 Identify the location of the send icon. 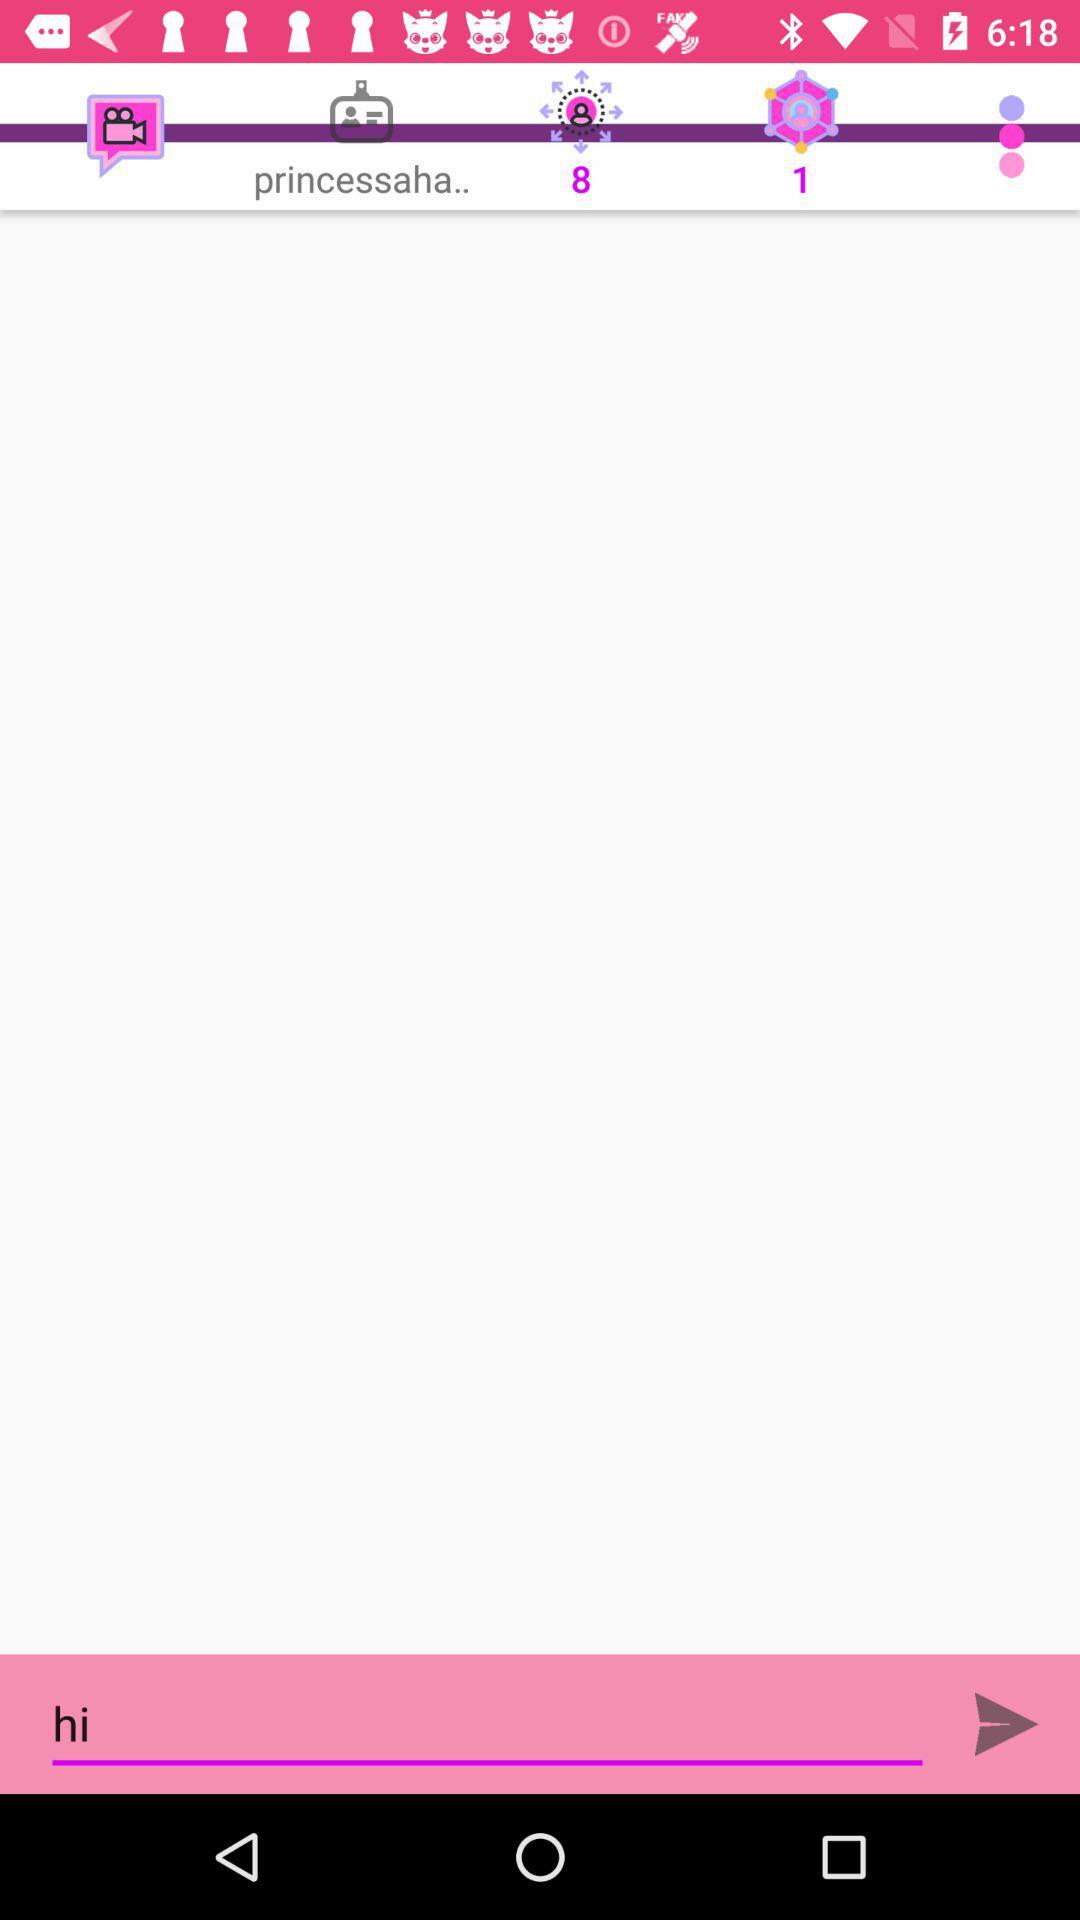
(1006, 1723).